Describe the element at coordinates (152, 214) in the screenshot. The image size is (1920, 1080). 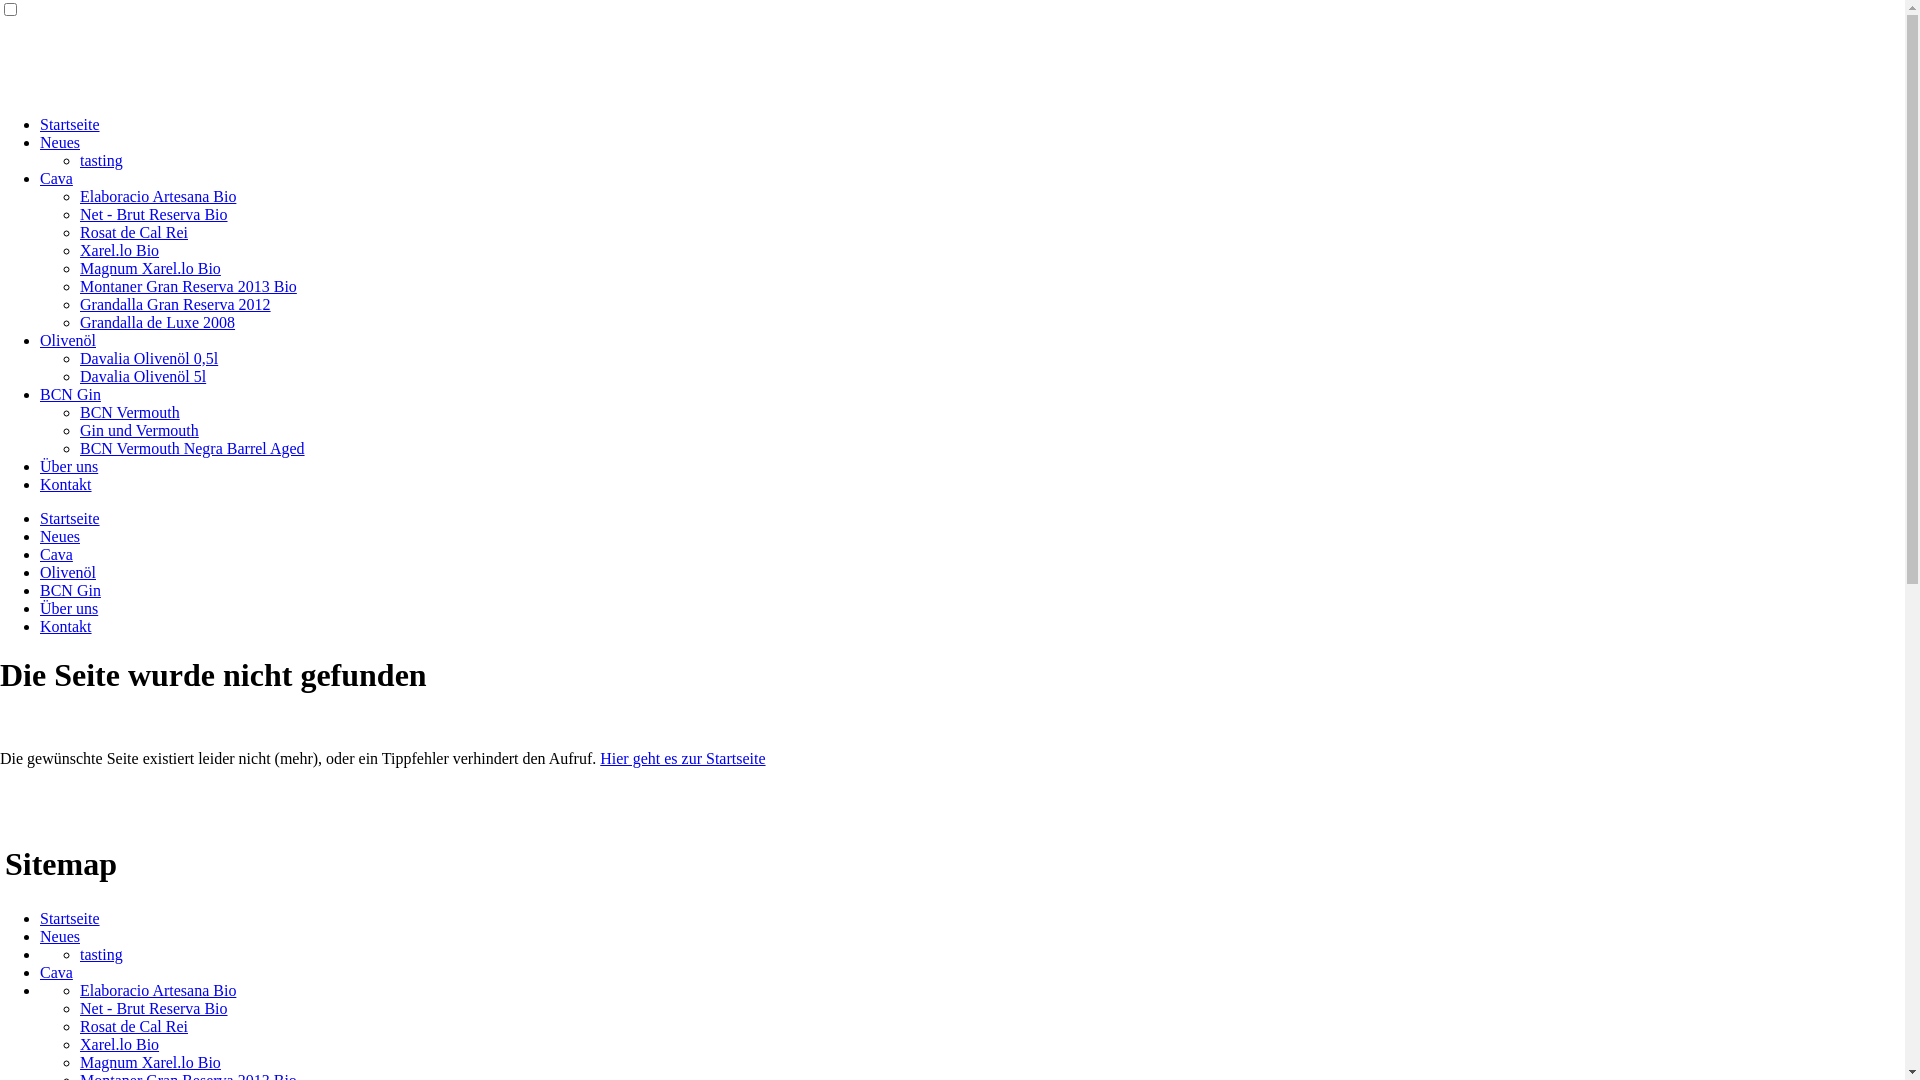
I see `'Net - Brut Reserva Bio'` at that location.